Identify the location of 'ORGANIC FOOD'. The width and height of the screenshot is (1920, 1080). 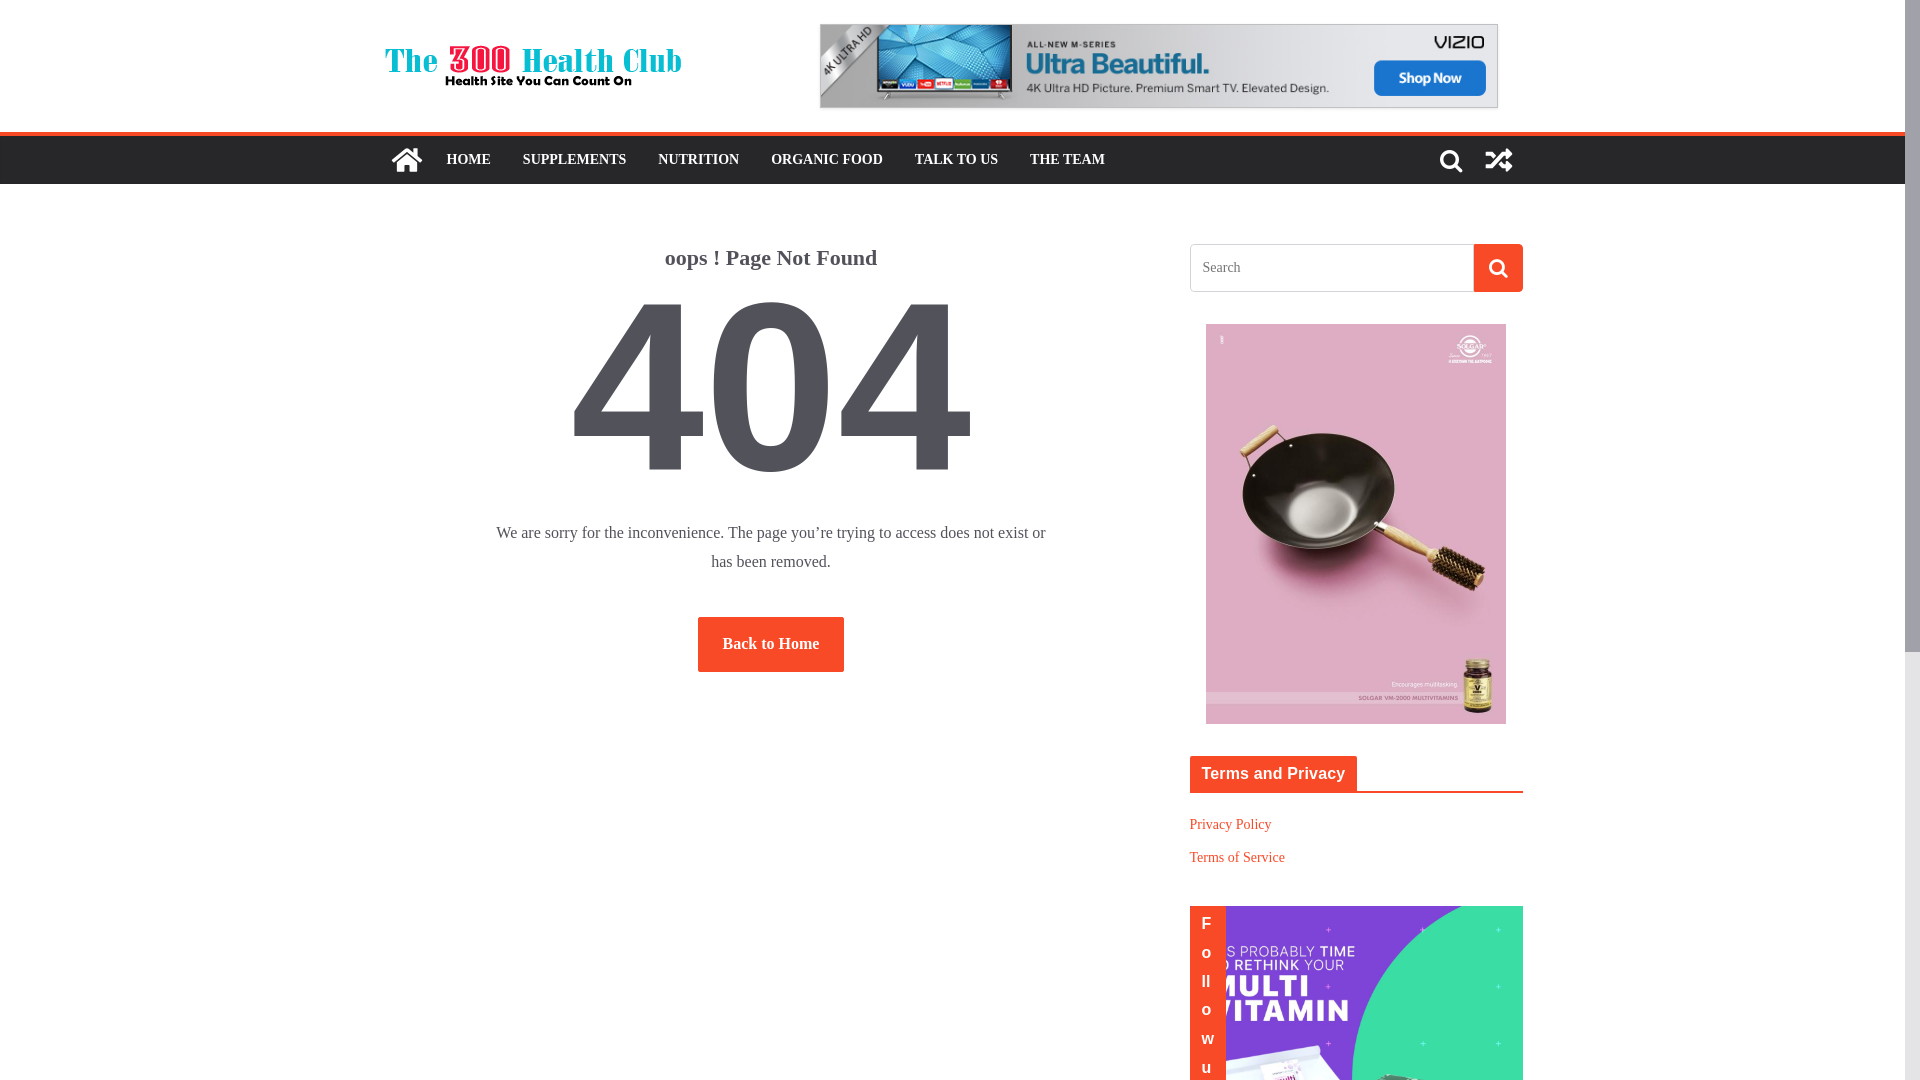
(826, 158).